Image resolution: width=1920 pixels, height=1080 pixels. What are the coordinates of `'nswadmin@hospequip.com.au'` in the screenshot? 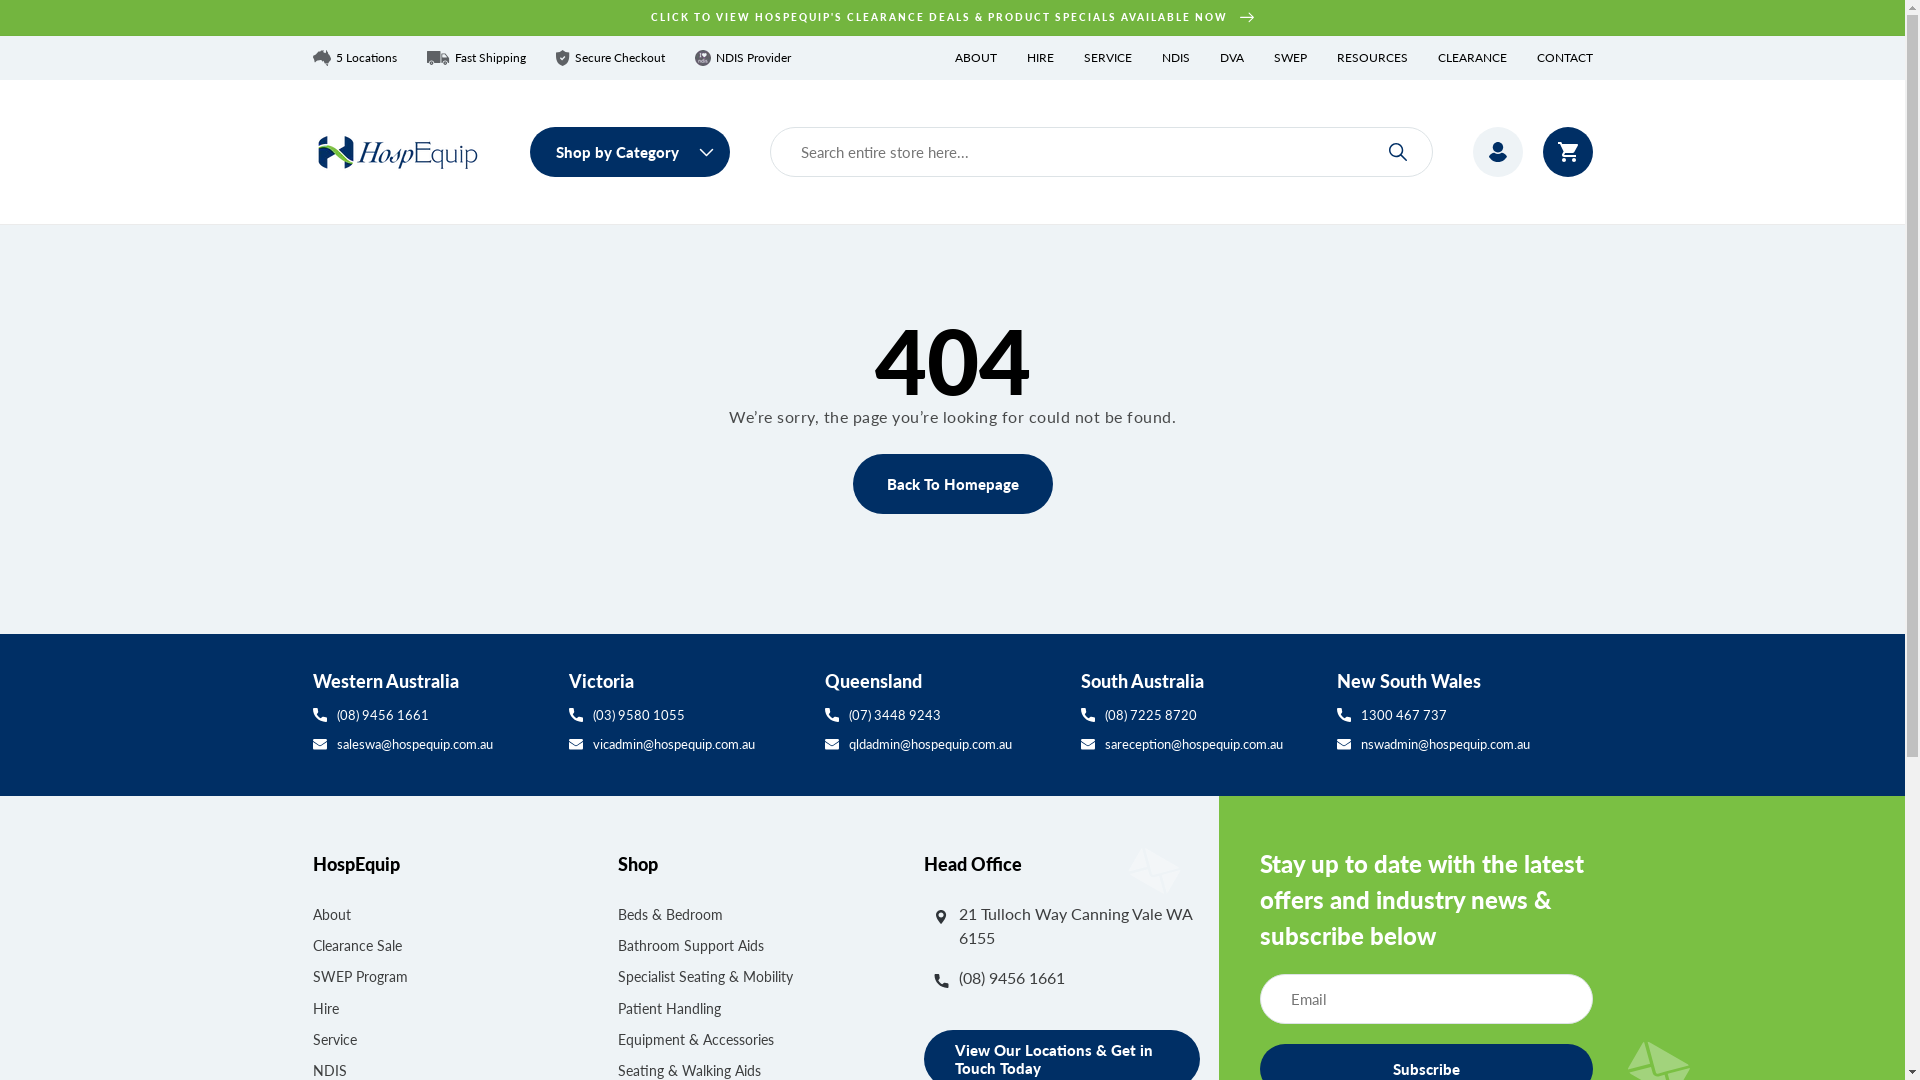 It's located at (1464, 744).